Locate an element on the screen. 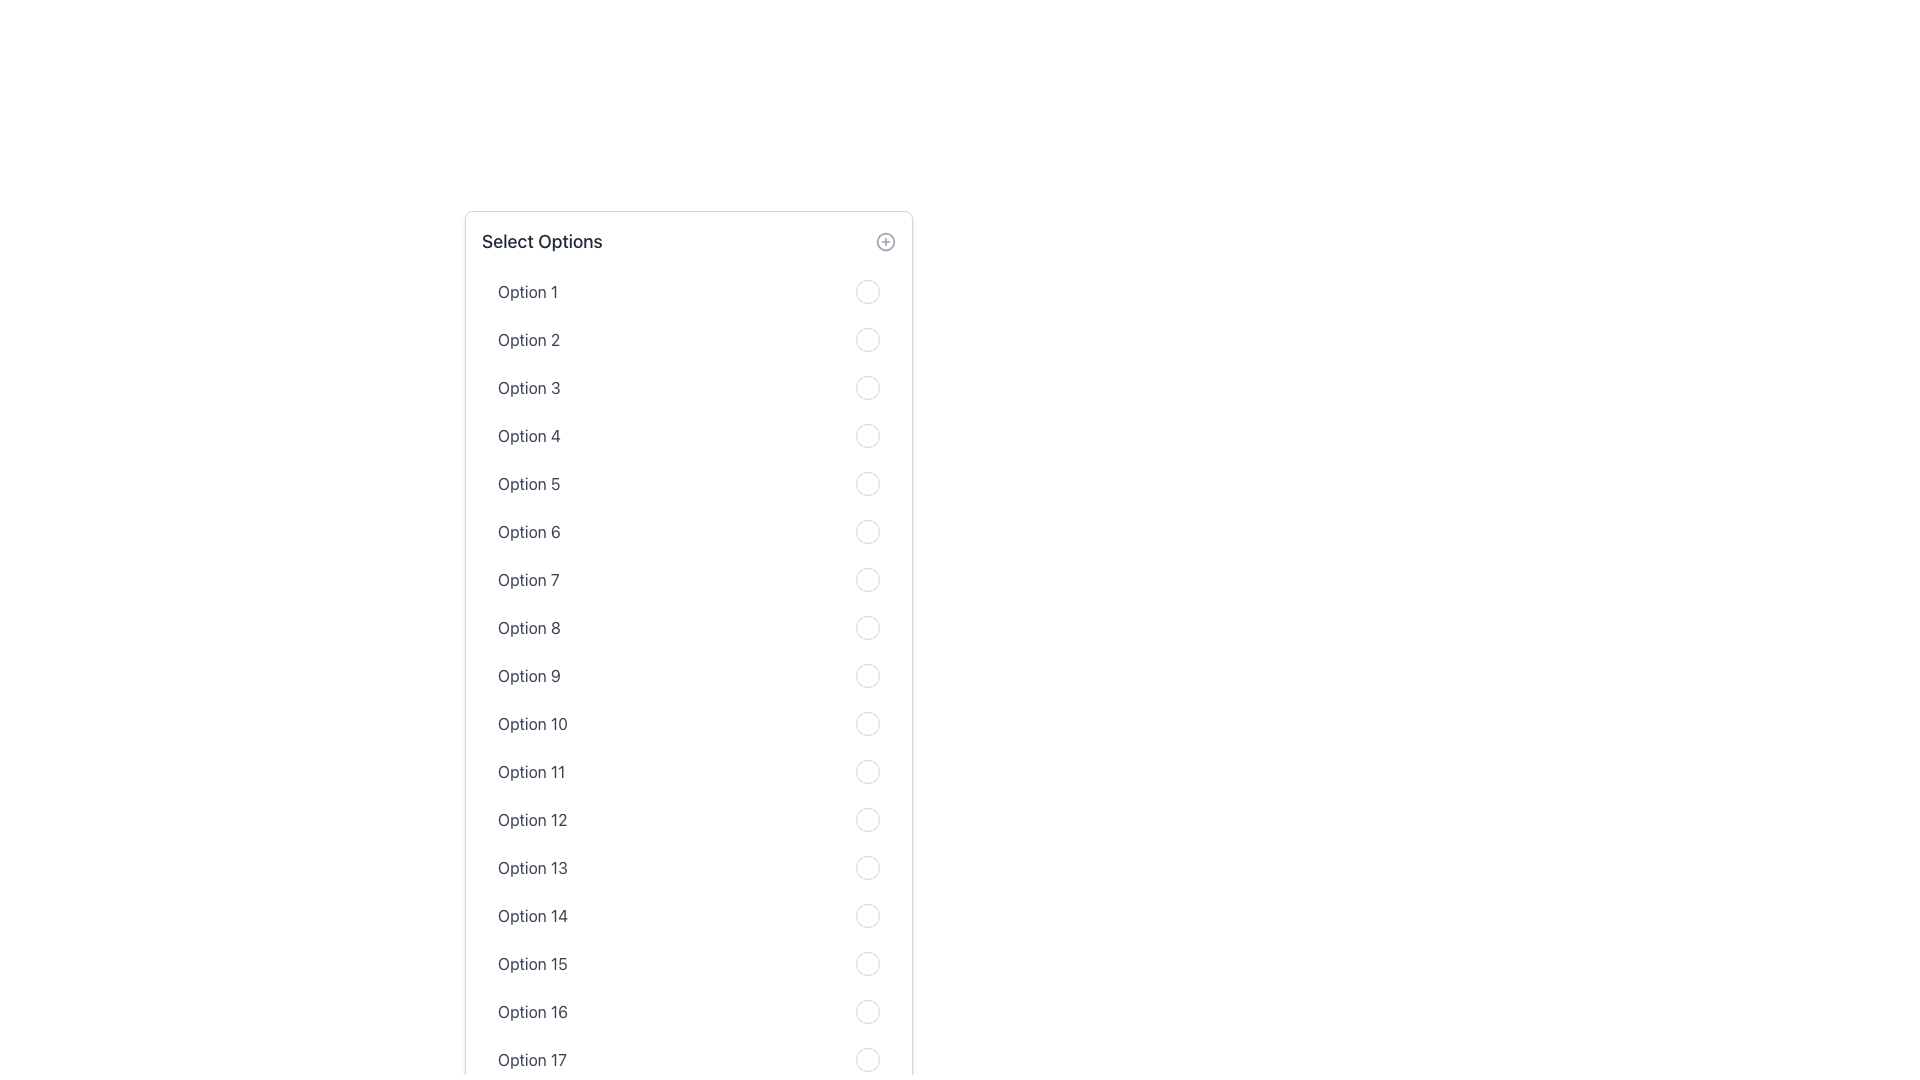  the text label for the eleventh item in a vertical list of options, which is located to the left of a circular selectable icon is located at coordinates (531, 770).